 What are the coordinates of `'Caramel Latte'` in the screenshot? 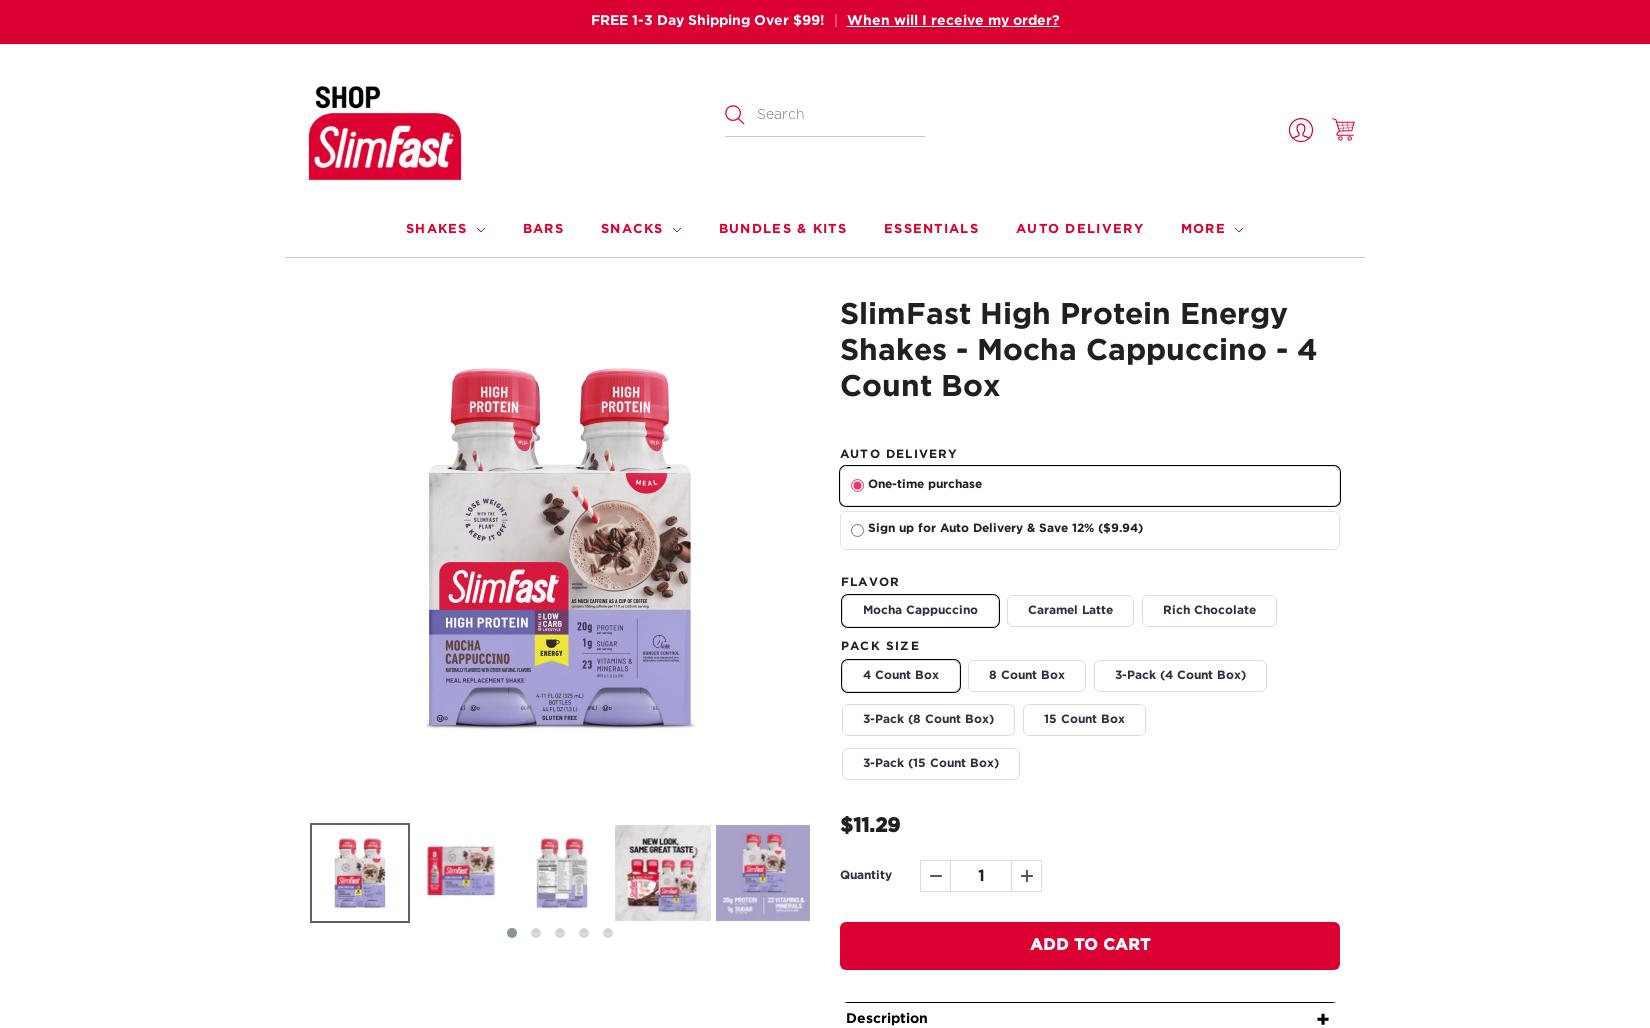 It's located at (1070, 609).